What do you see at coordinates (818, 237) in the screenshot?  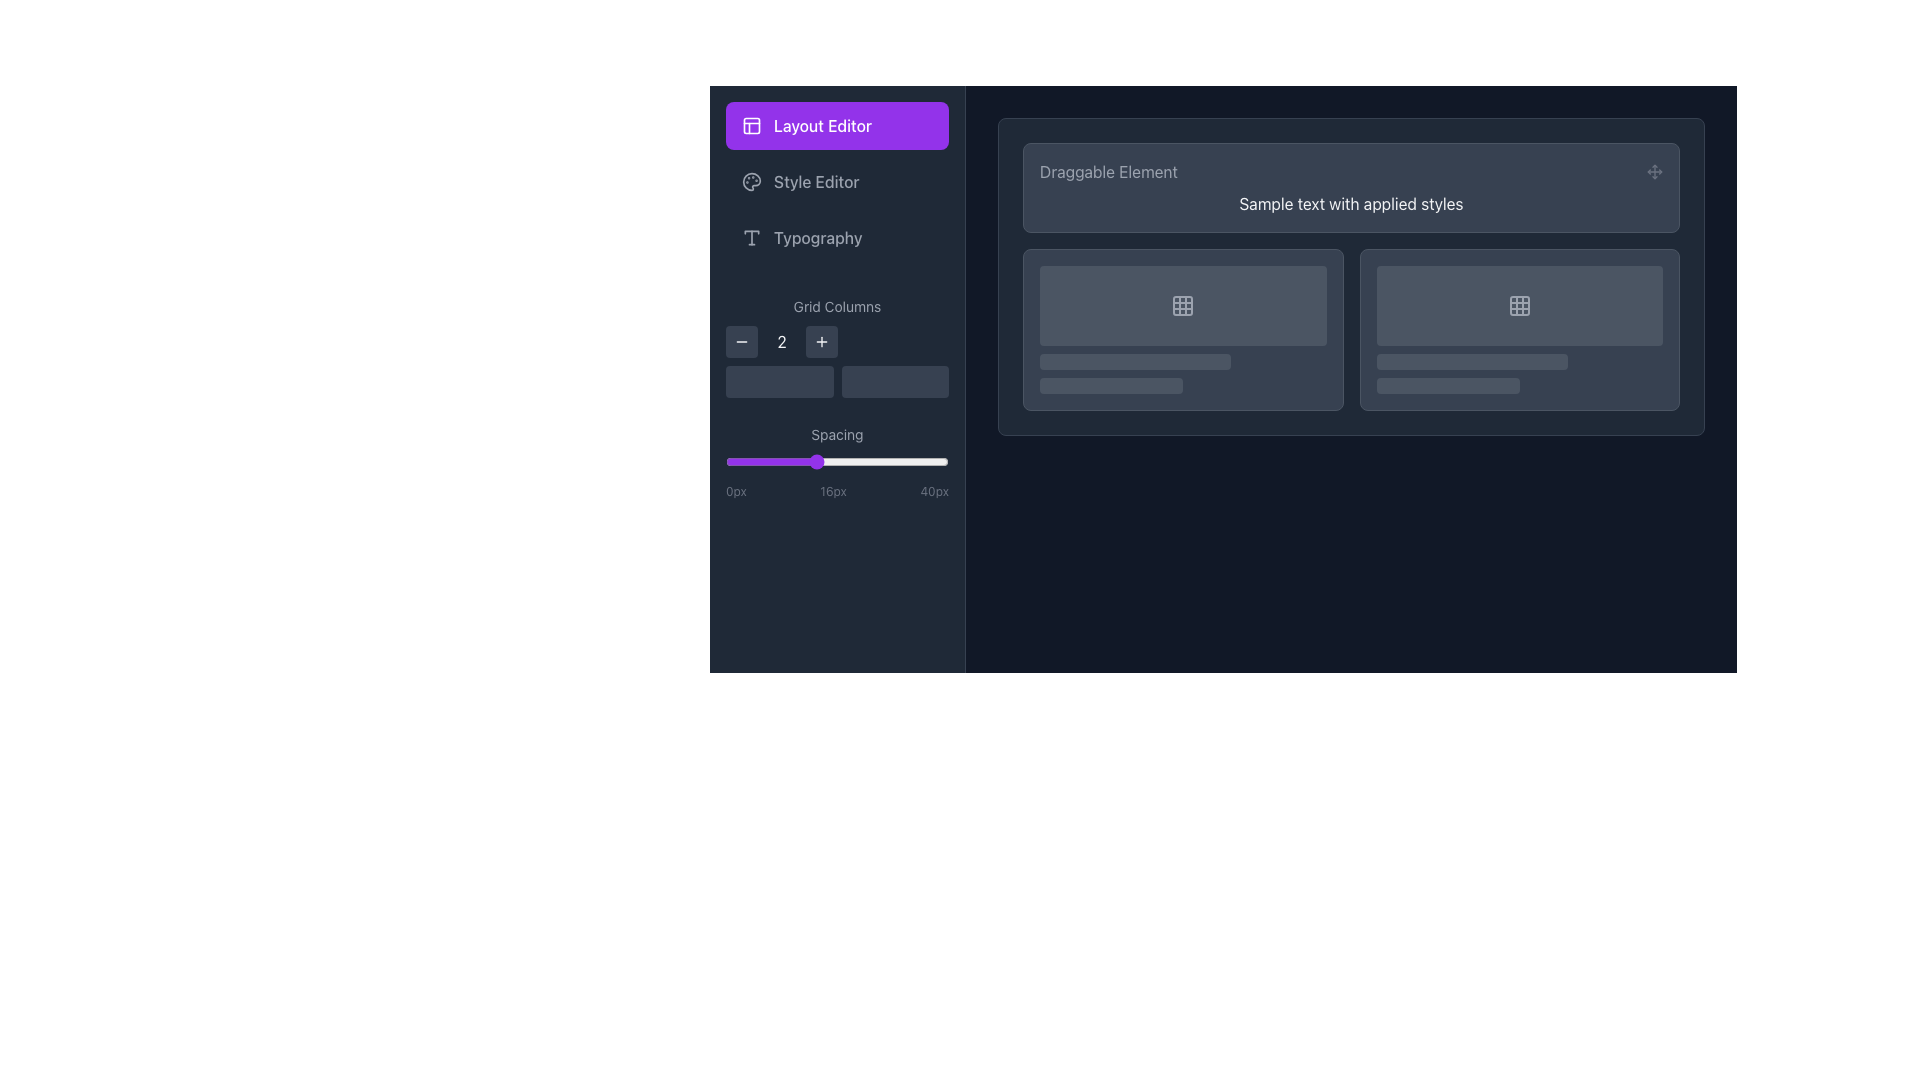 I see `the 'Typography' label located on the left sidebar of the navigation menu` at bounding box center [818, 237].